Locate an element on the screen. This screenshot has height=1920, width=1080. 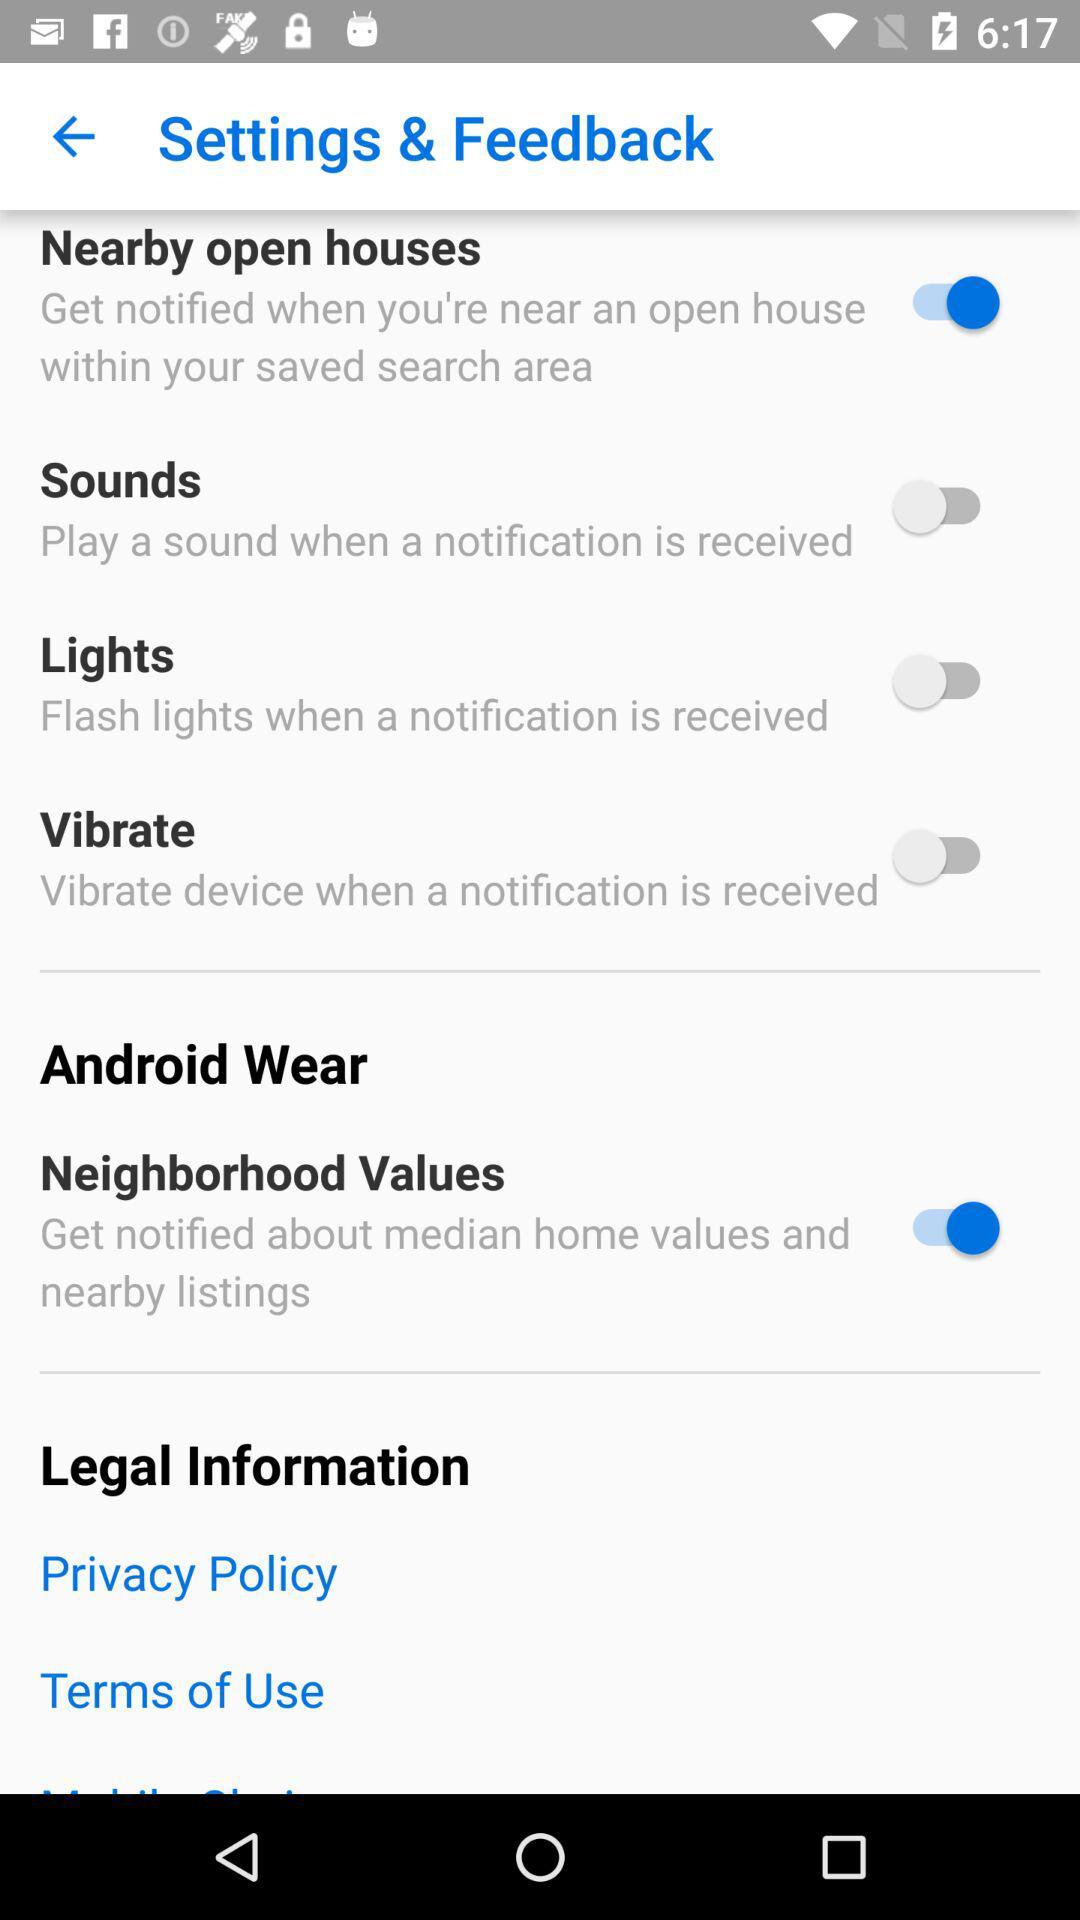
open houses option is located at coordinates (945, 301).